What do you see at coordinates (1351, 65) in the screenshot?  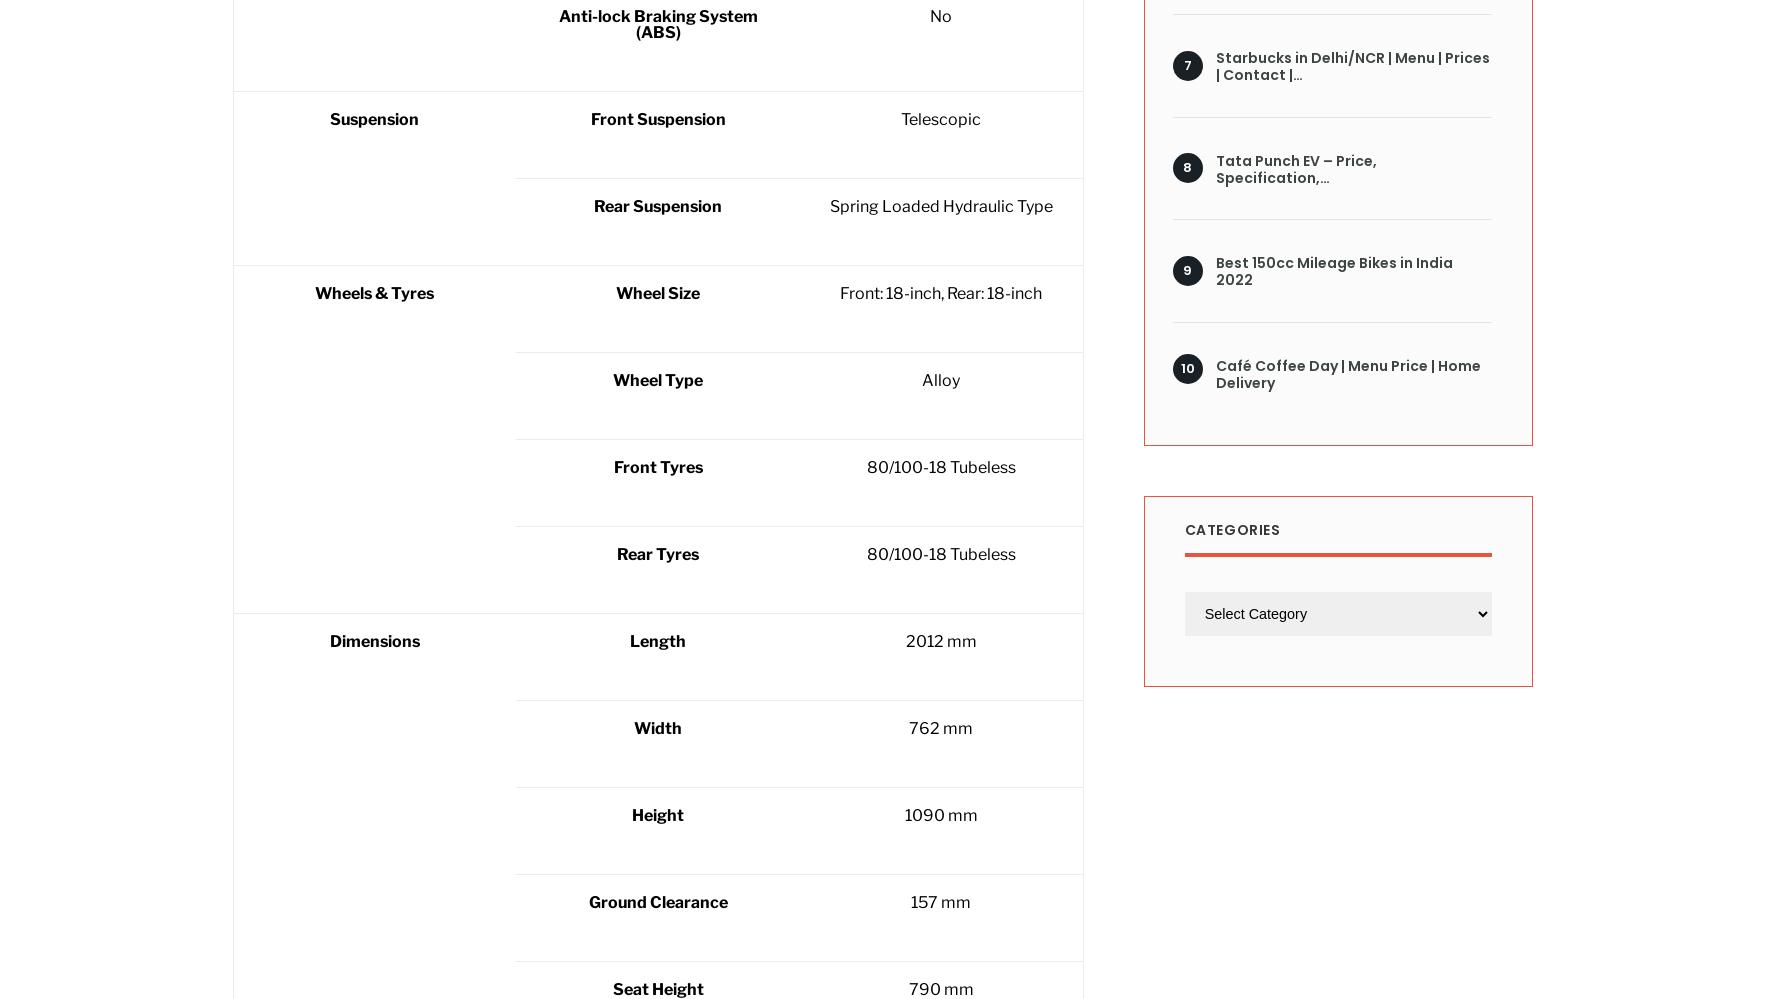 I see `'Starbucks in Delhi/NCR | Menu | Prices | Contact |…'` at bounding box center [1351, 65].